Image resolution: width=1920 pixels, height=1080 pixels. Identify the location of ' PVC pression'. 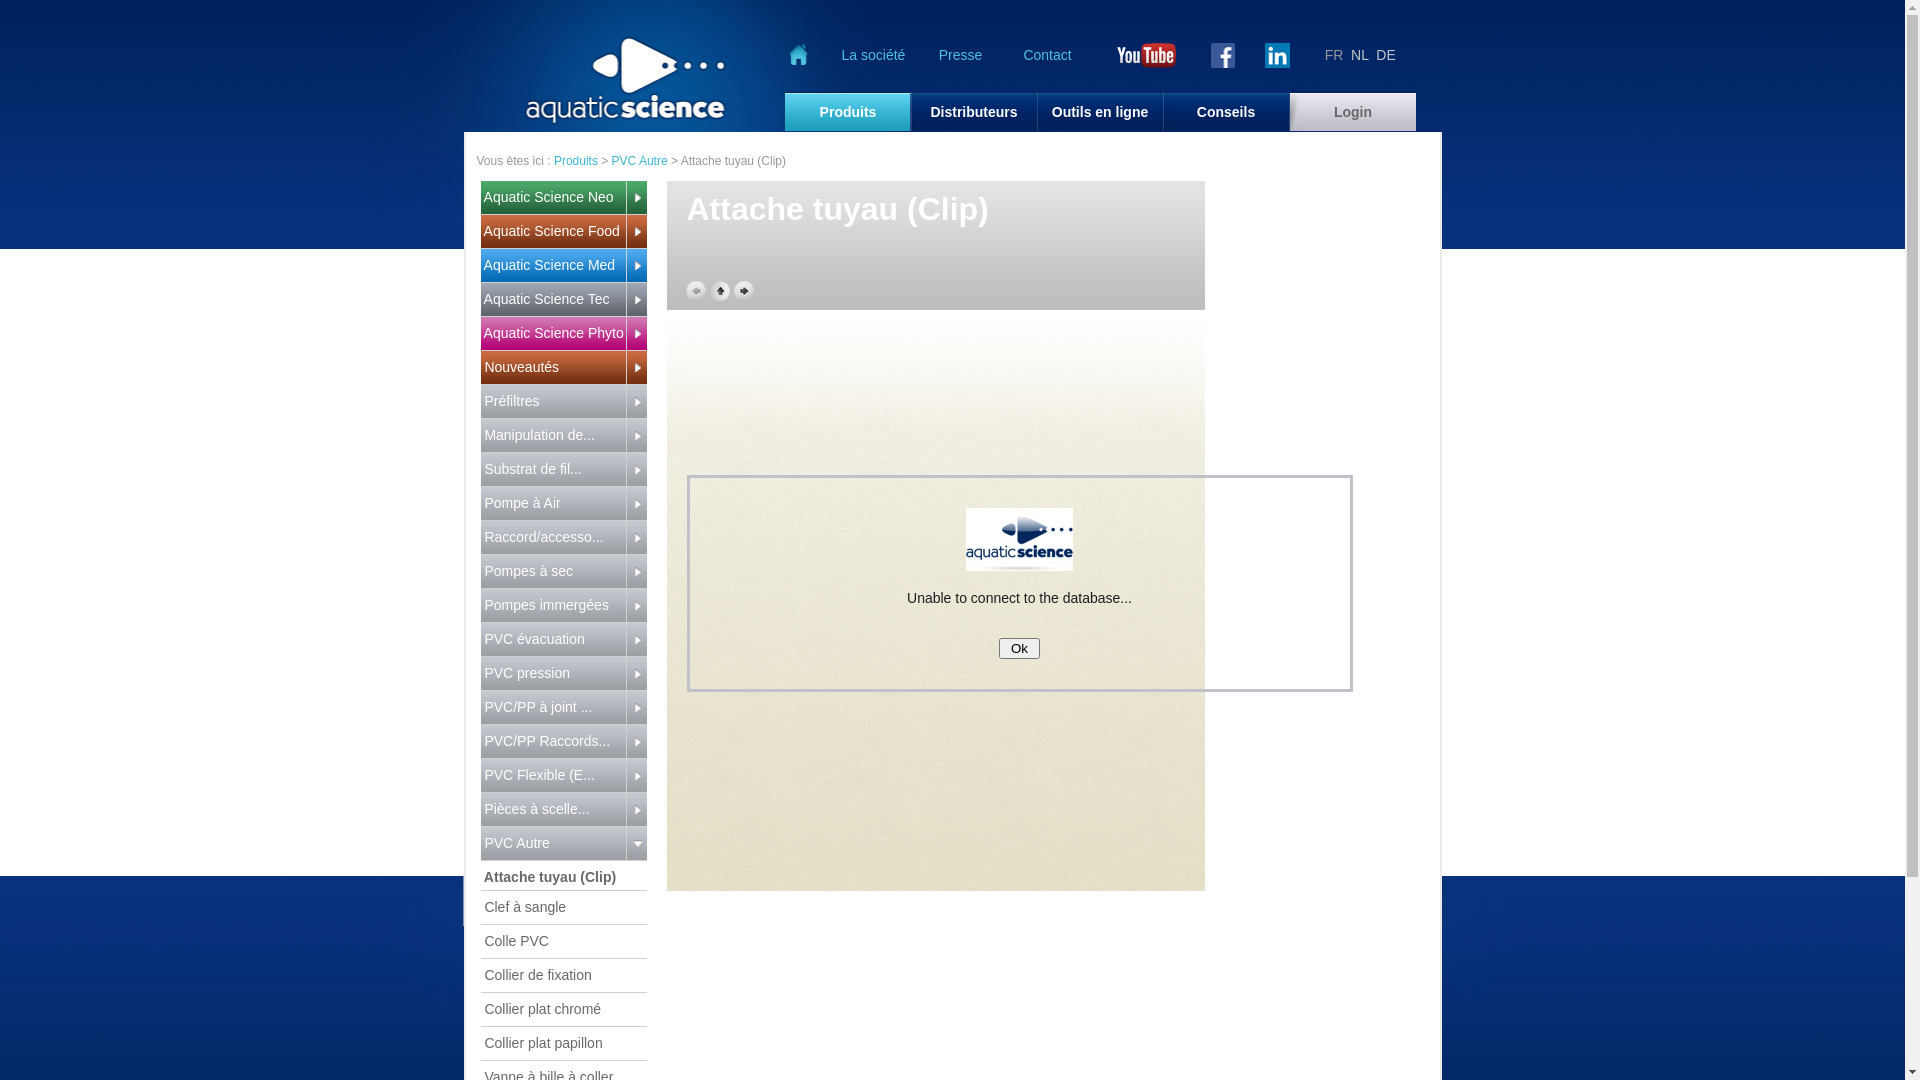
(552, 674).